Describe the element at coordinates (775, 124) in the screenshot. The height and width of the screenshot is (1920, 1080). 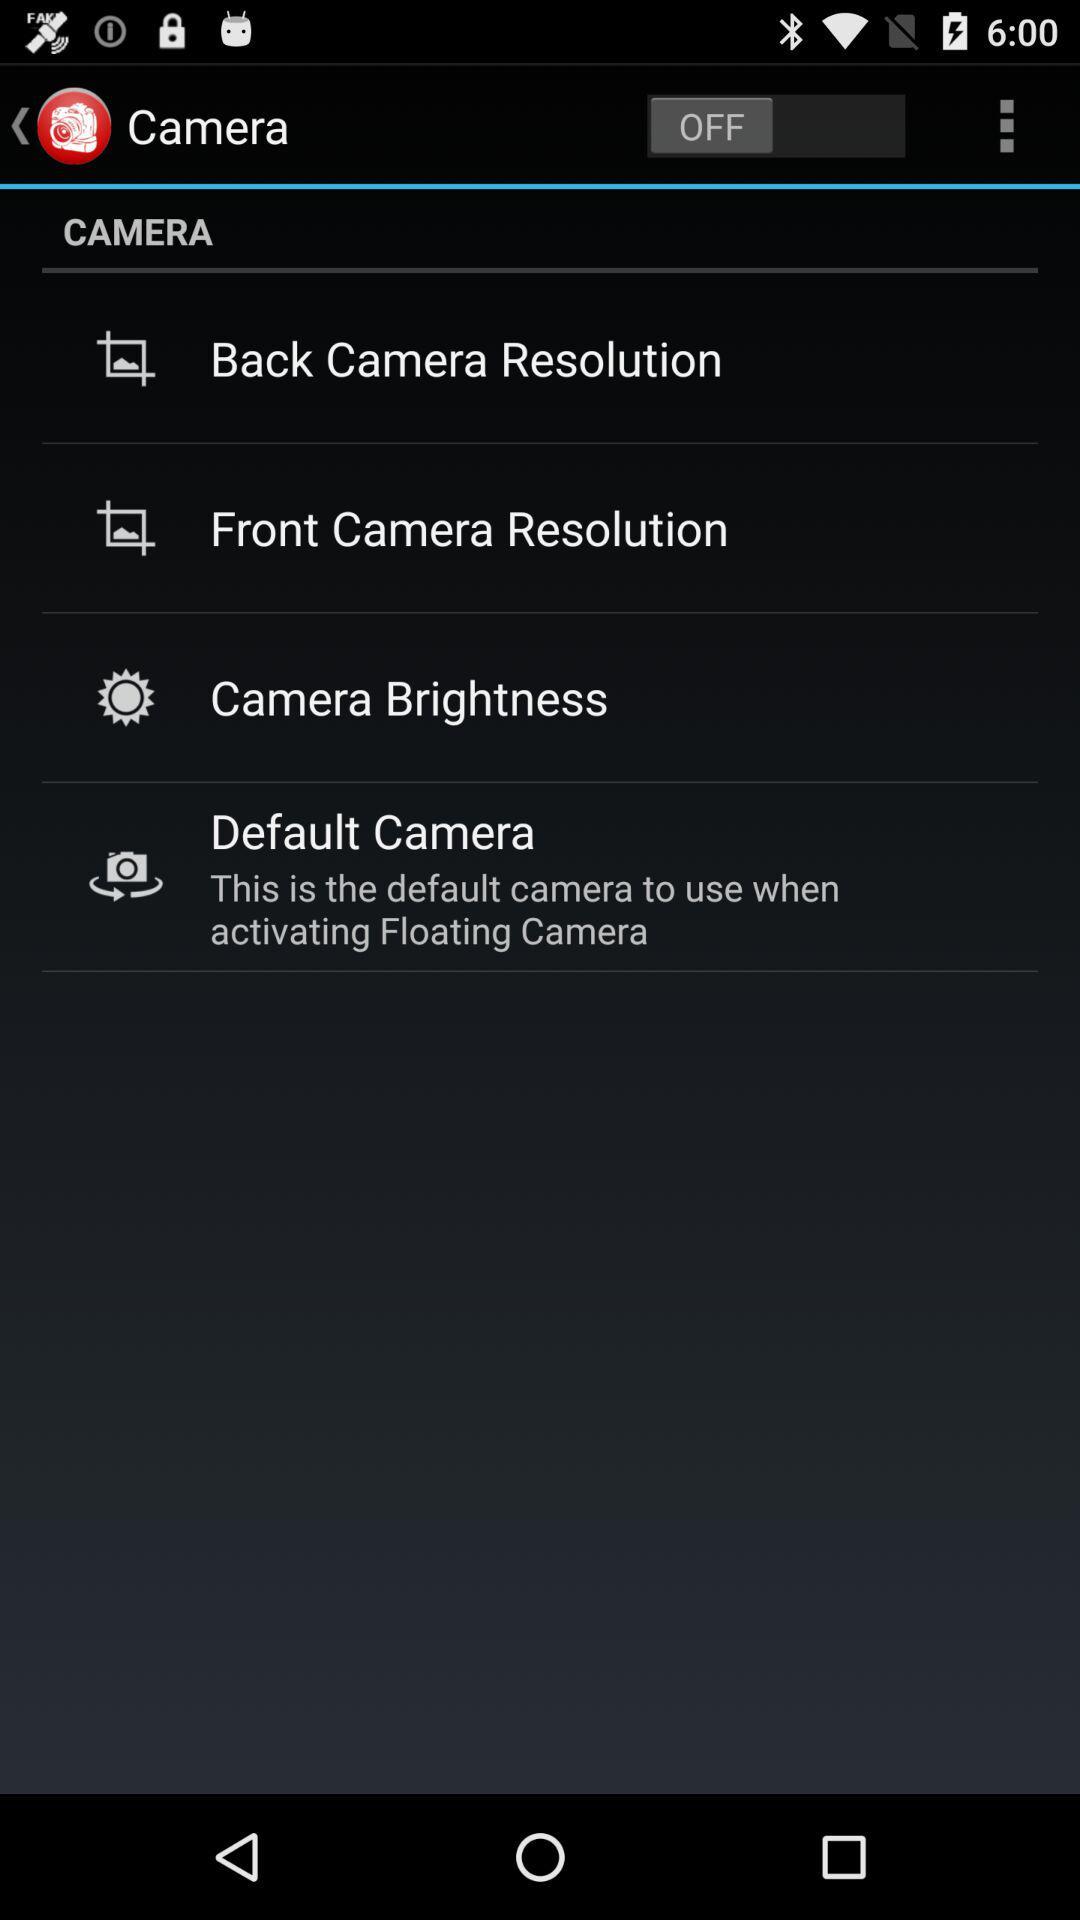
I see `camera off/on` at that location.